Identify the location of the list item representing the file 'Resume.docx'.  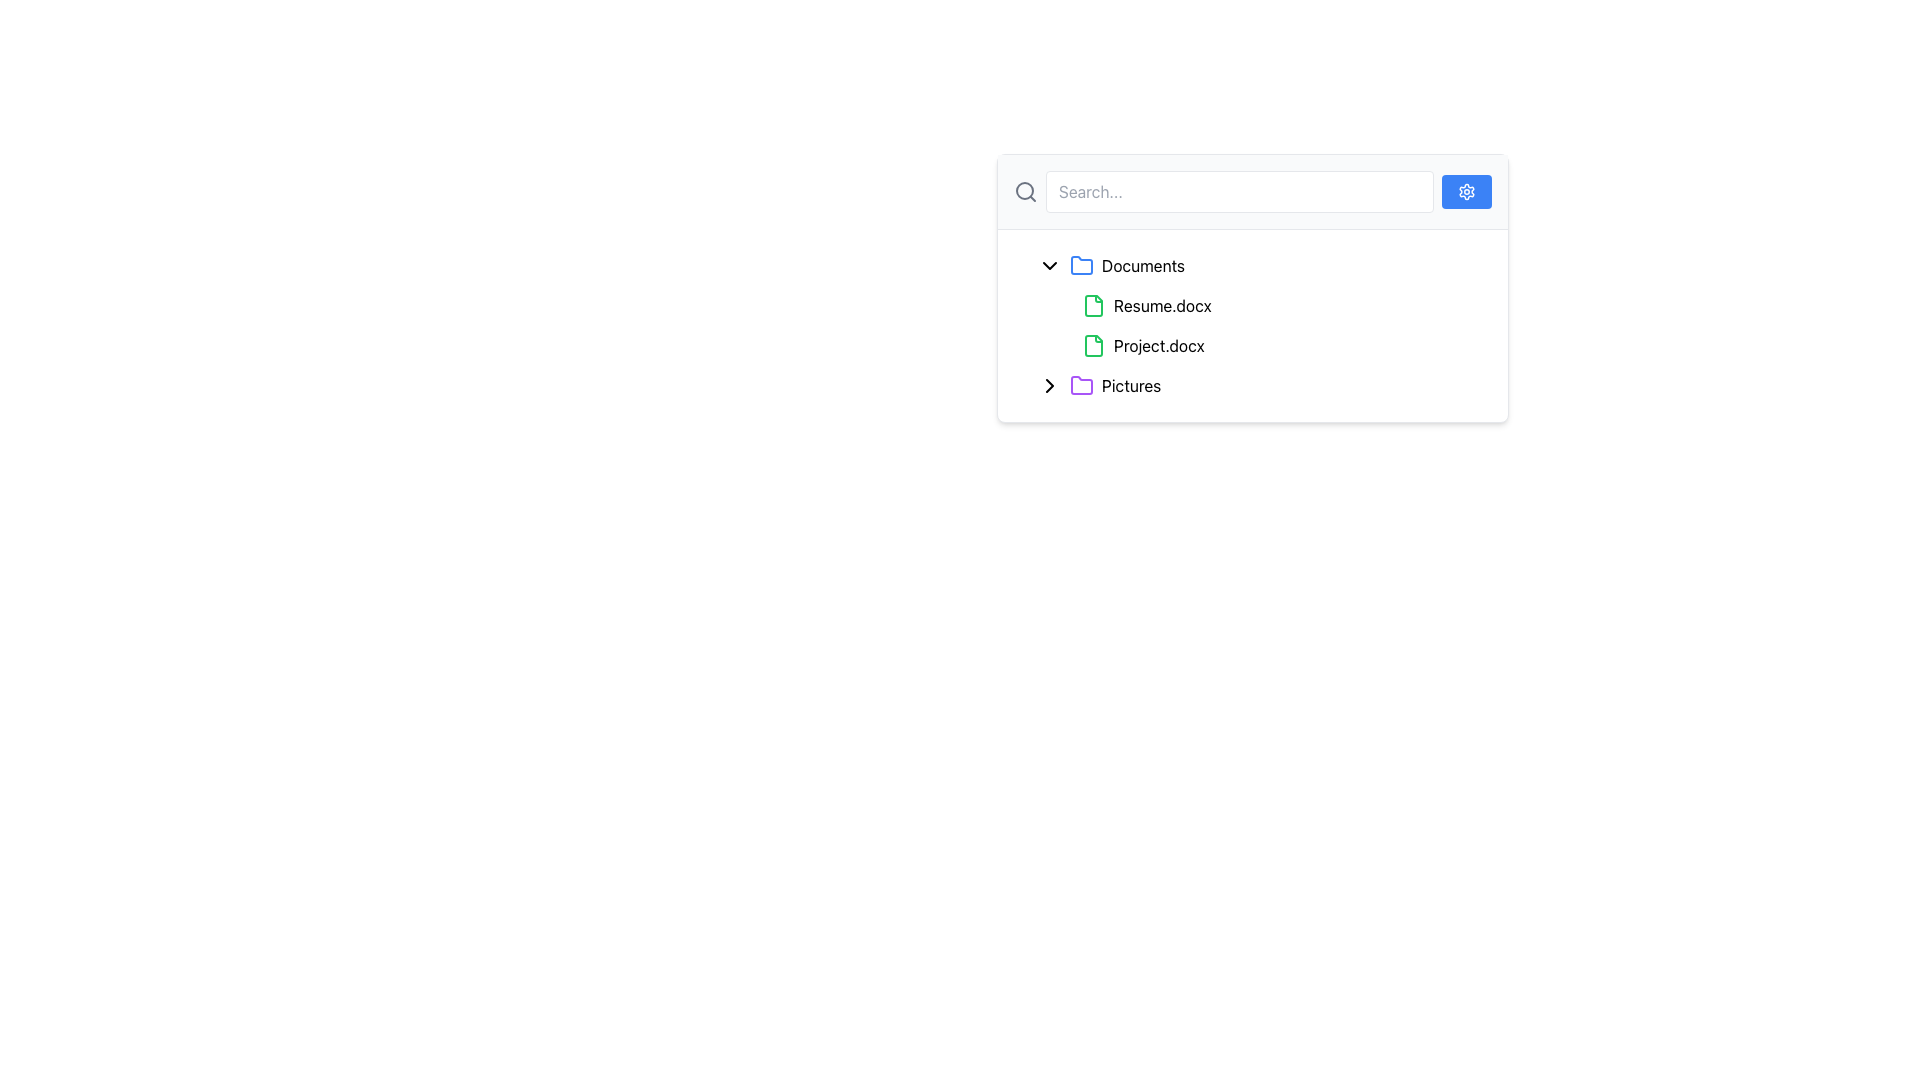
(1260, 305).